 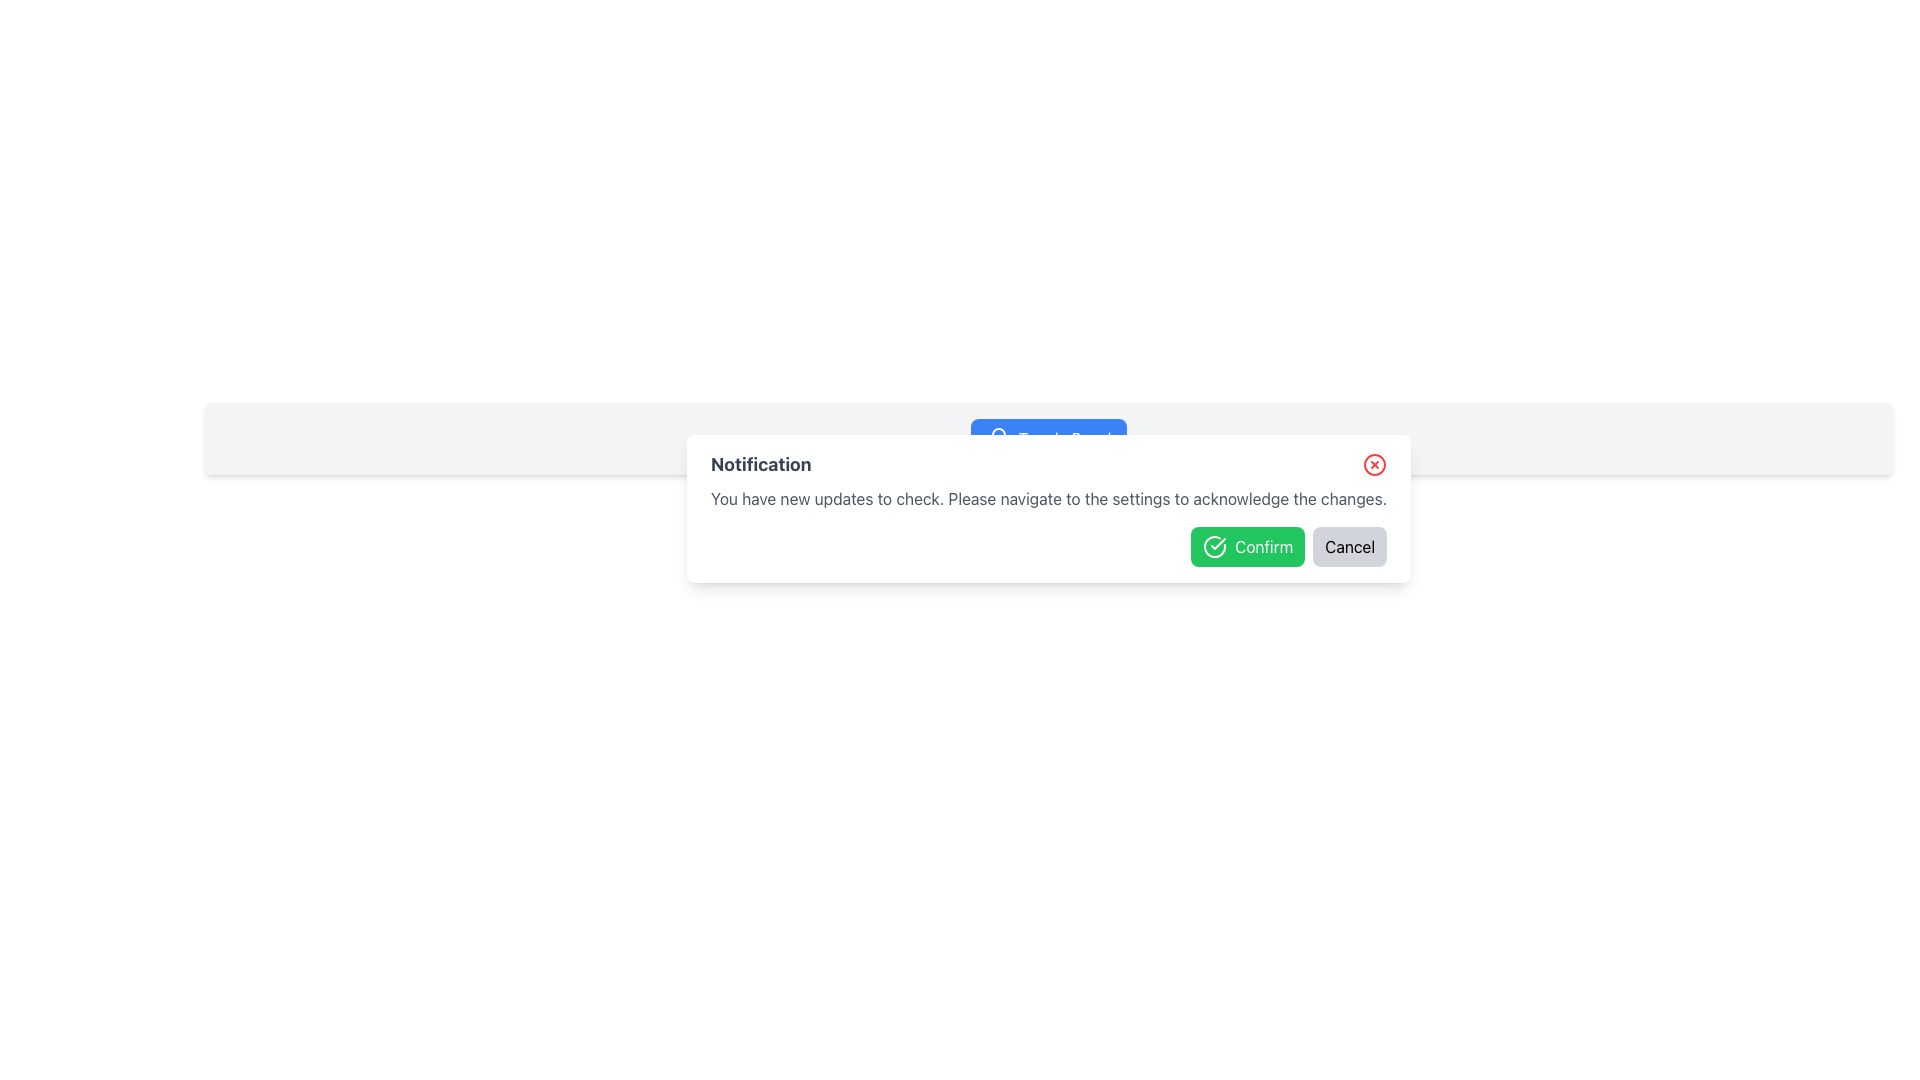 What do you see at coordinates (1214, 547) in the screenshot?
I see `the circular icon with a green checkmark inside, which is located to the left of the 'Confirm' button in the confirmation dialog` at bounding box center [1214, 547].